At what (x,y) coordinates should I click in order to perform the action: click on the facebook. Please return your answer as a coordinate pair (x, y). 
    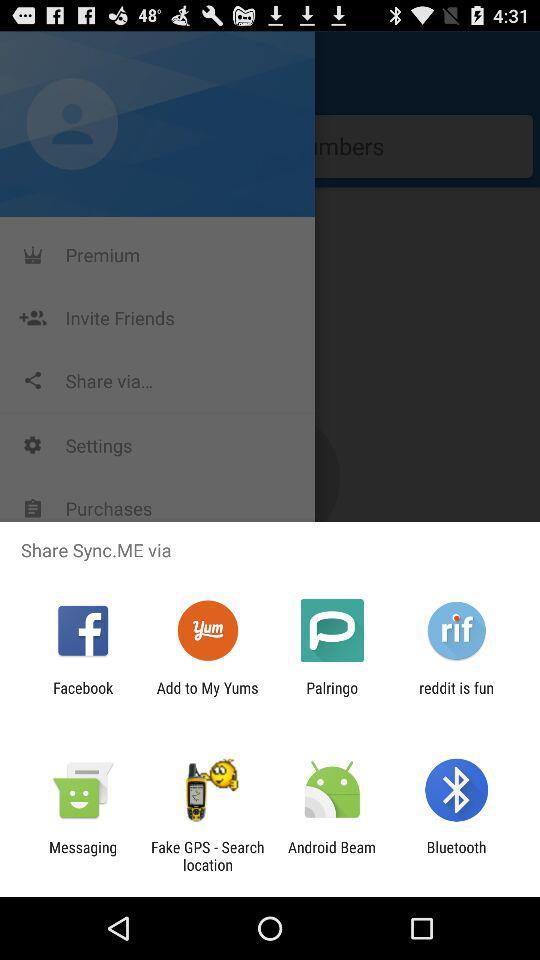
    Looking at the image, I should click on (82, 696).